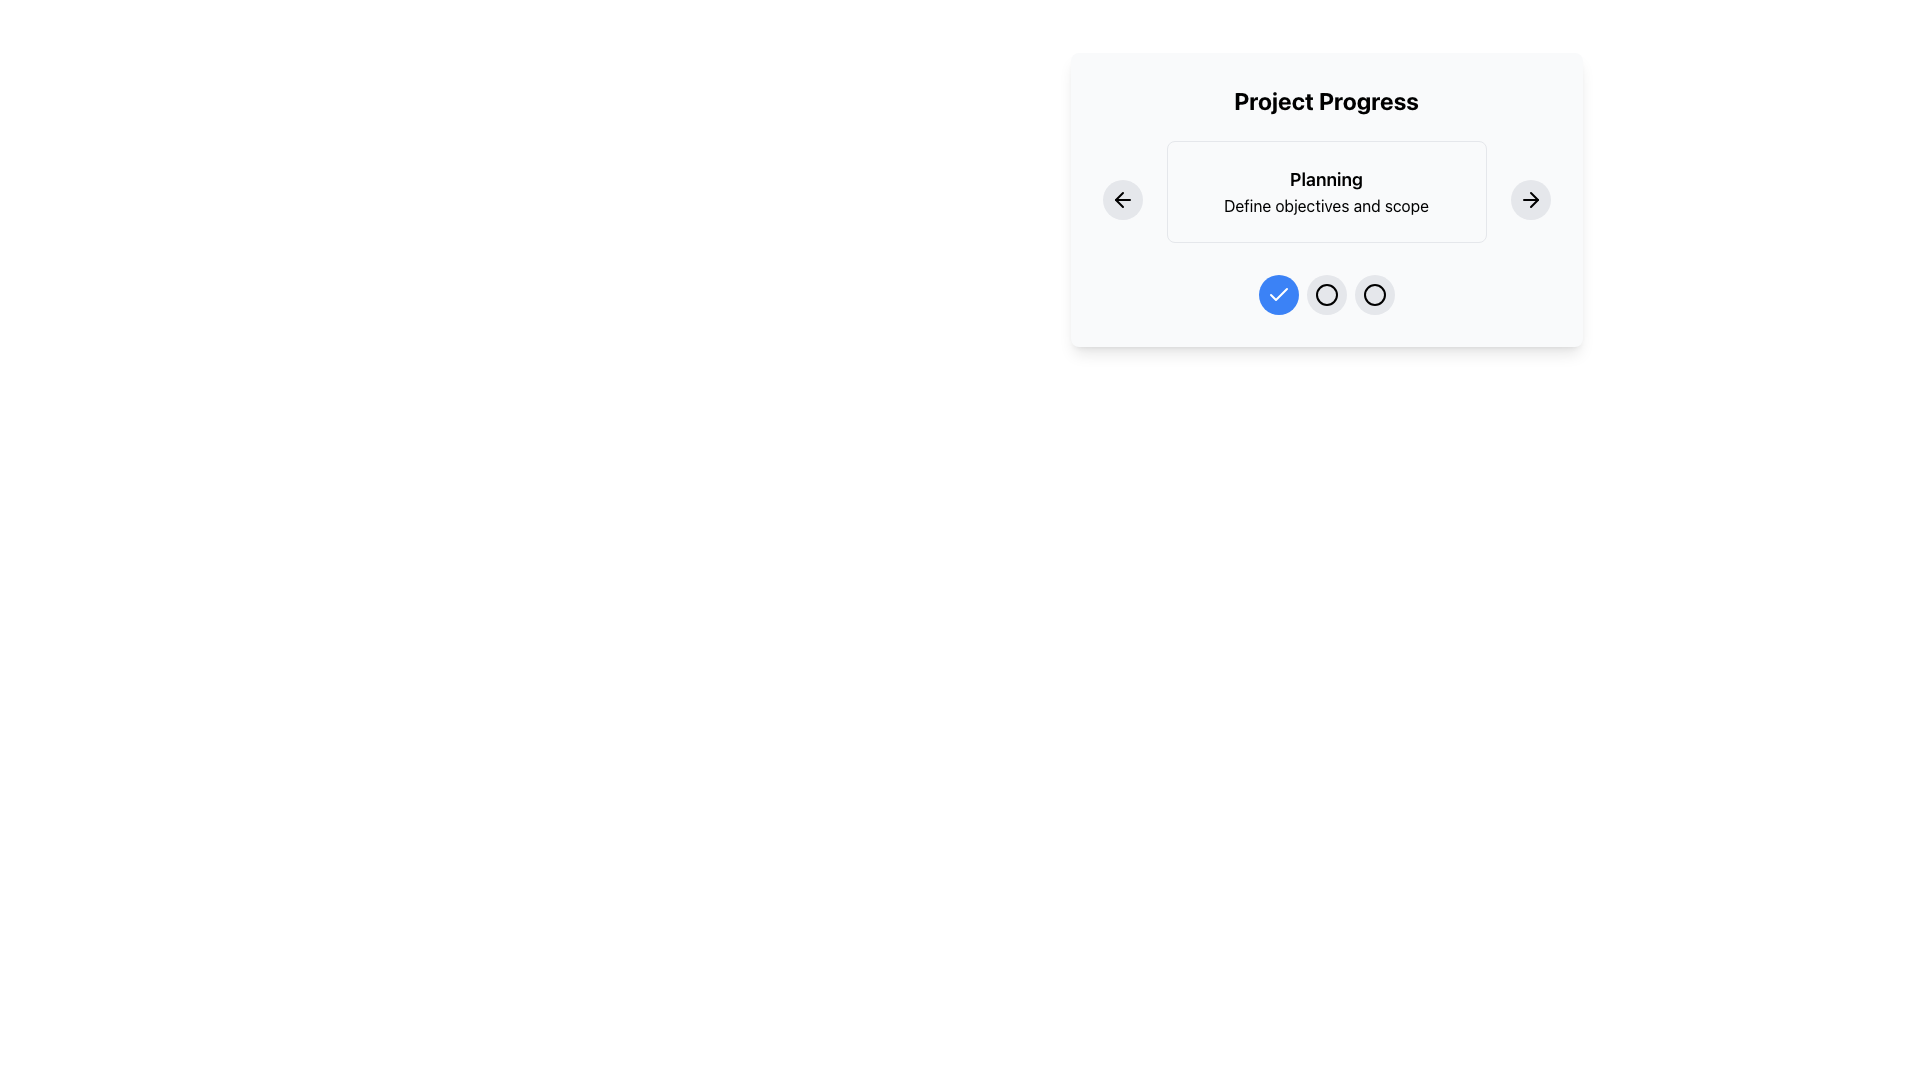 The image size is (1920, 1080). I want to click on the Informational display panel that displays 'Planning' and 'Define objectives and scope', located between two circular buttons, so click(1326, 200).